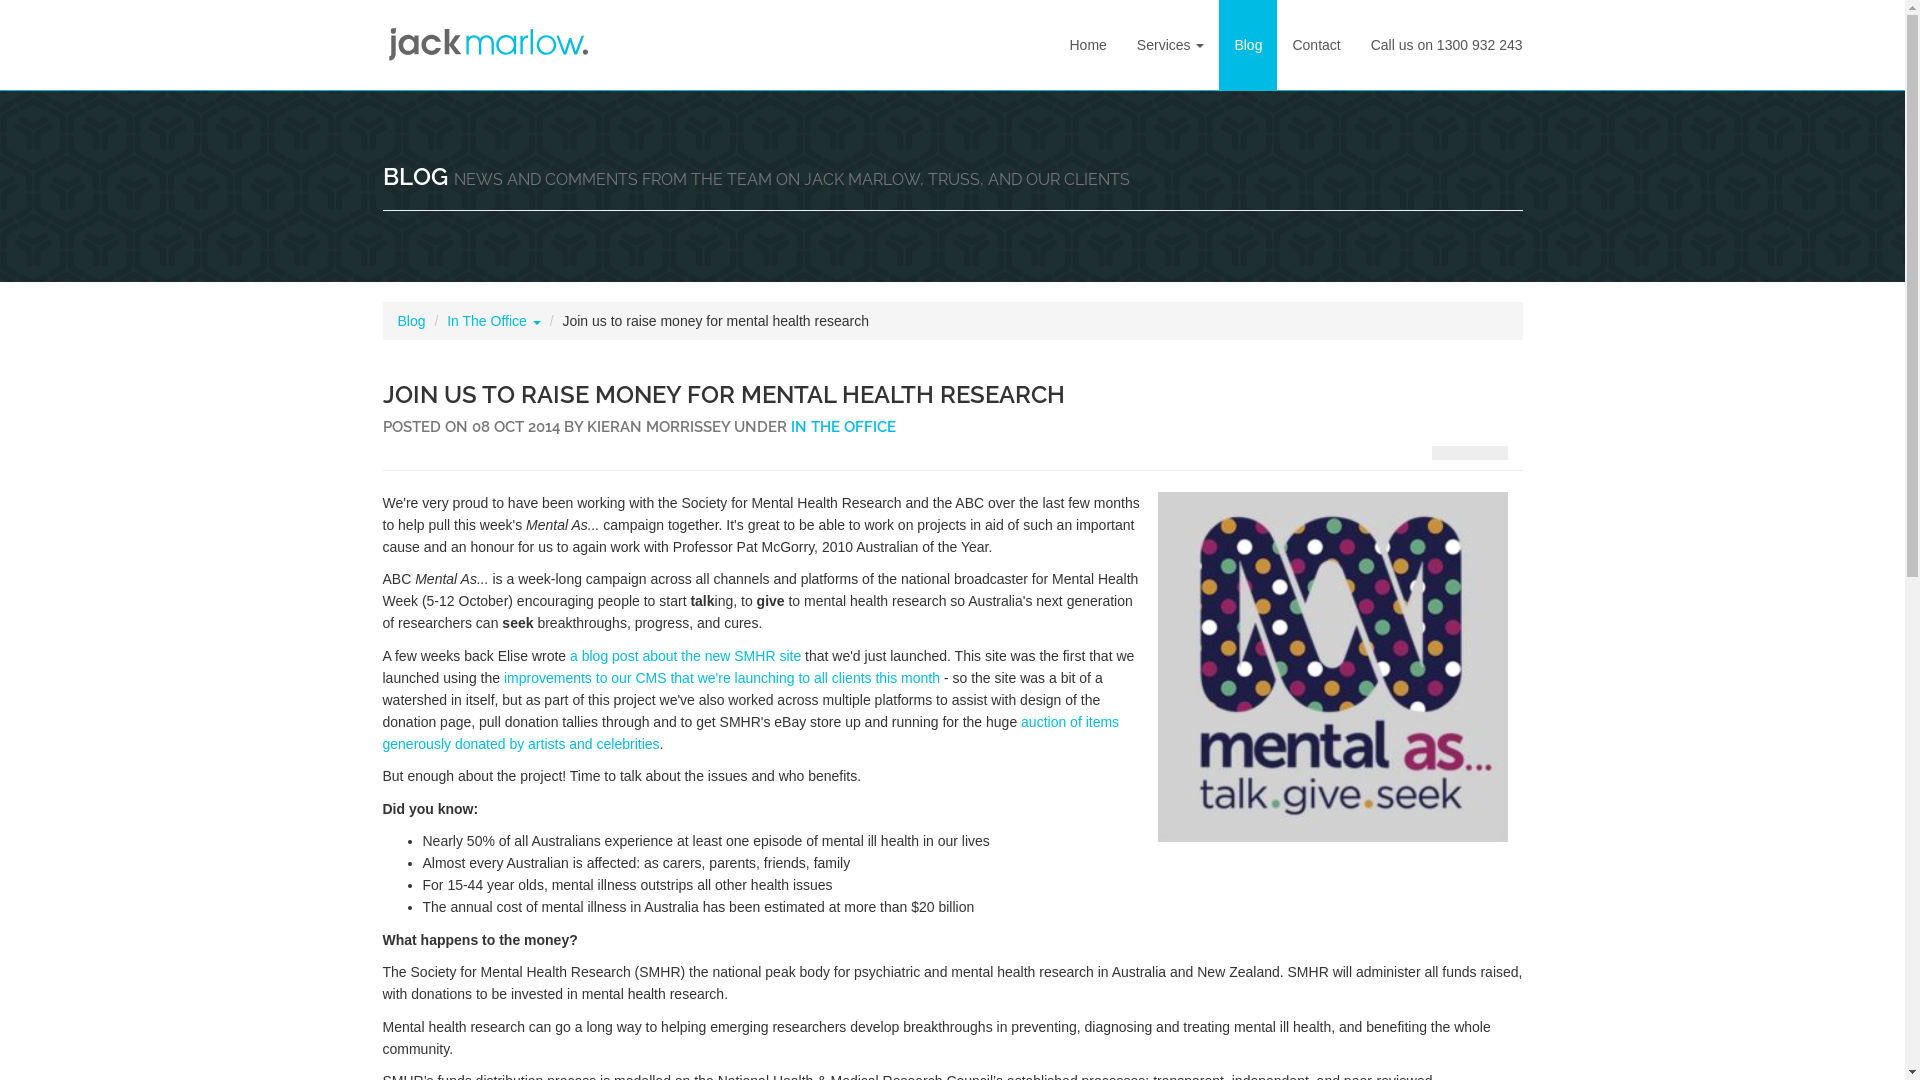 Image resolution: width=1920 pixels, height=1080 pixels. Describe the element at coordinates (1494, 452) in the screenshot. I see `'Share on Twitter'` at that location.